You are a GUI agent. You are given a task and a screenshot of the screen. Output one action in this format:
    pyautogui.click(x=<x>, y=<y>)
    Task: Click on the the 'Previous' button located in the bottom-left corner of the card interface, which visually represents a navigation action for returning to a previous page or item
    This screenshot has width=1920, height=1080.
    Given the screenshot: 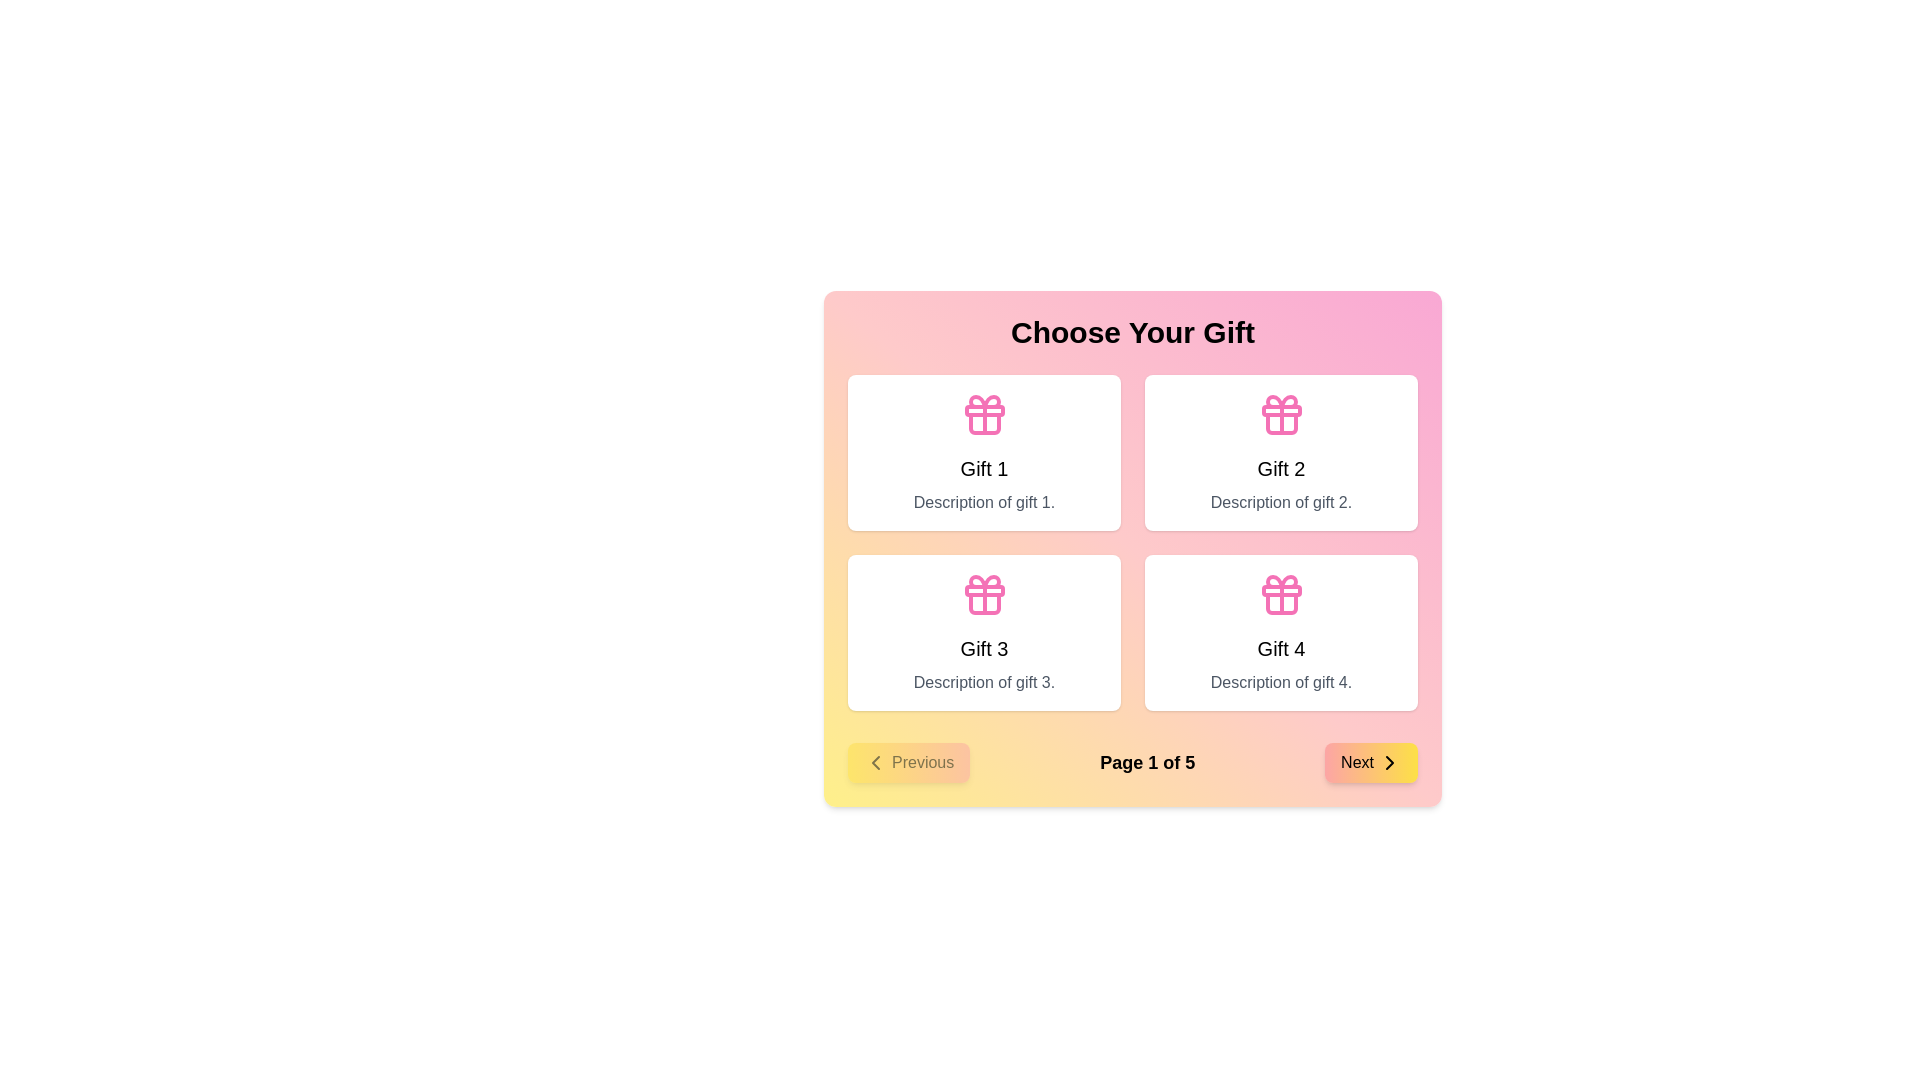 What is the action you would take?
    pyautogui.click(x=875, y=763)
    